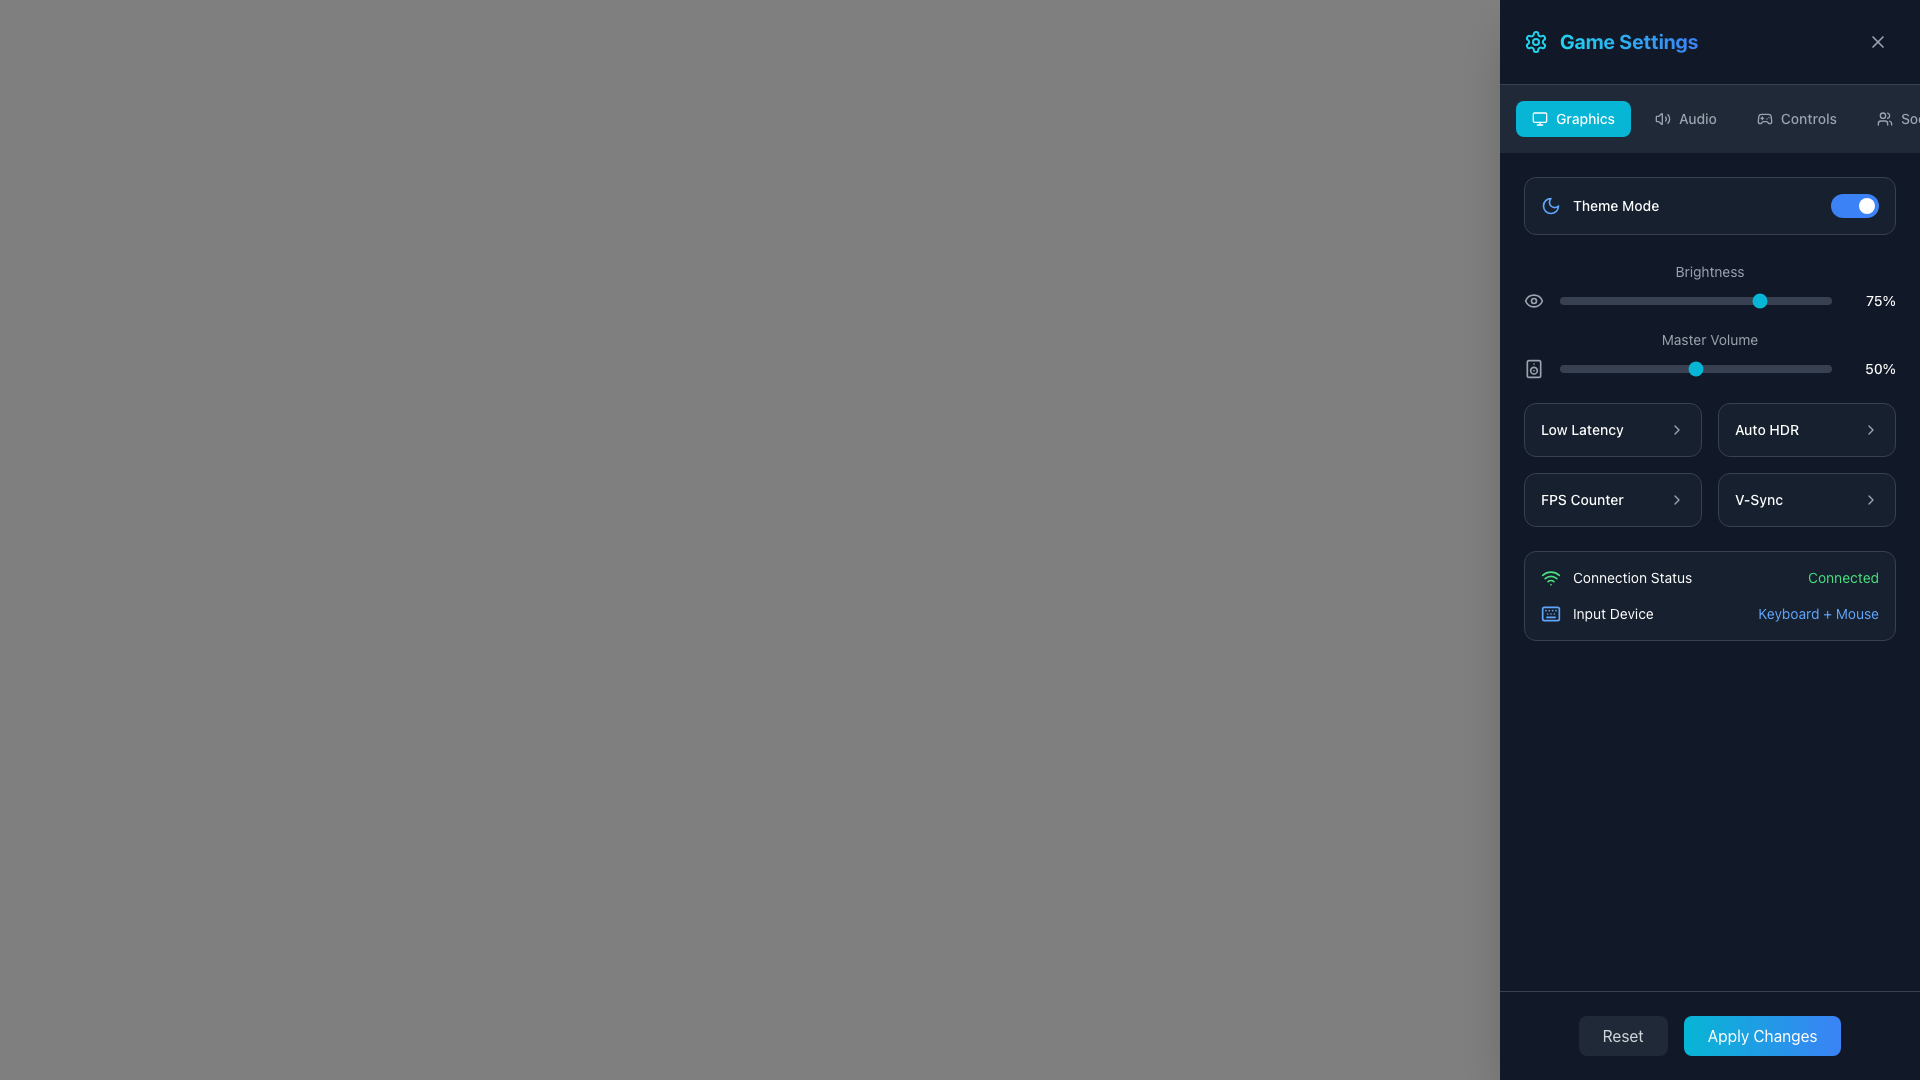 The height and width of the screenshot is (1080, 1920). Describe the element at coordinates (1762, 1035) in the screenshot. I see `the 'Apply Changes' button, which is a rectangular button with a gradient background from cyan to blue, located at the bottom-right corner of the interface` at that location.